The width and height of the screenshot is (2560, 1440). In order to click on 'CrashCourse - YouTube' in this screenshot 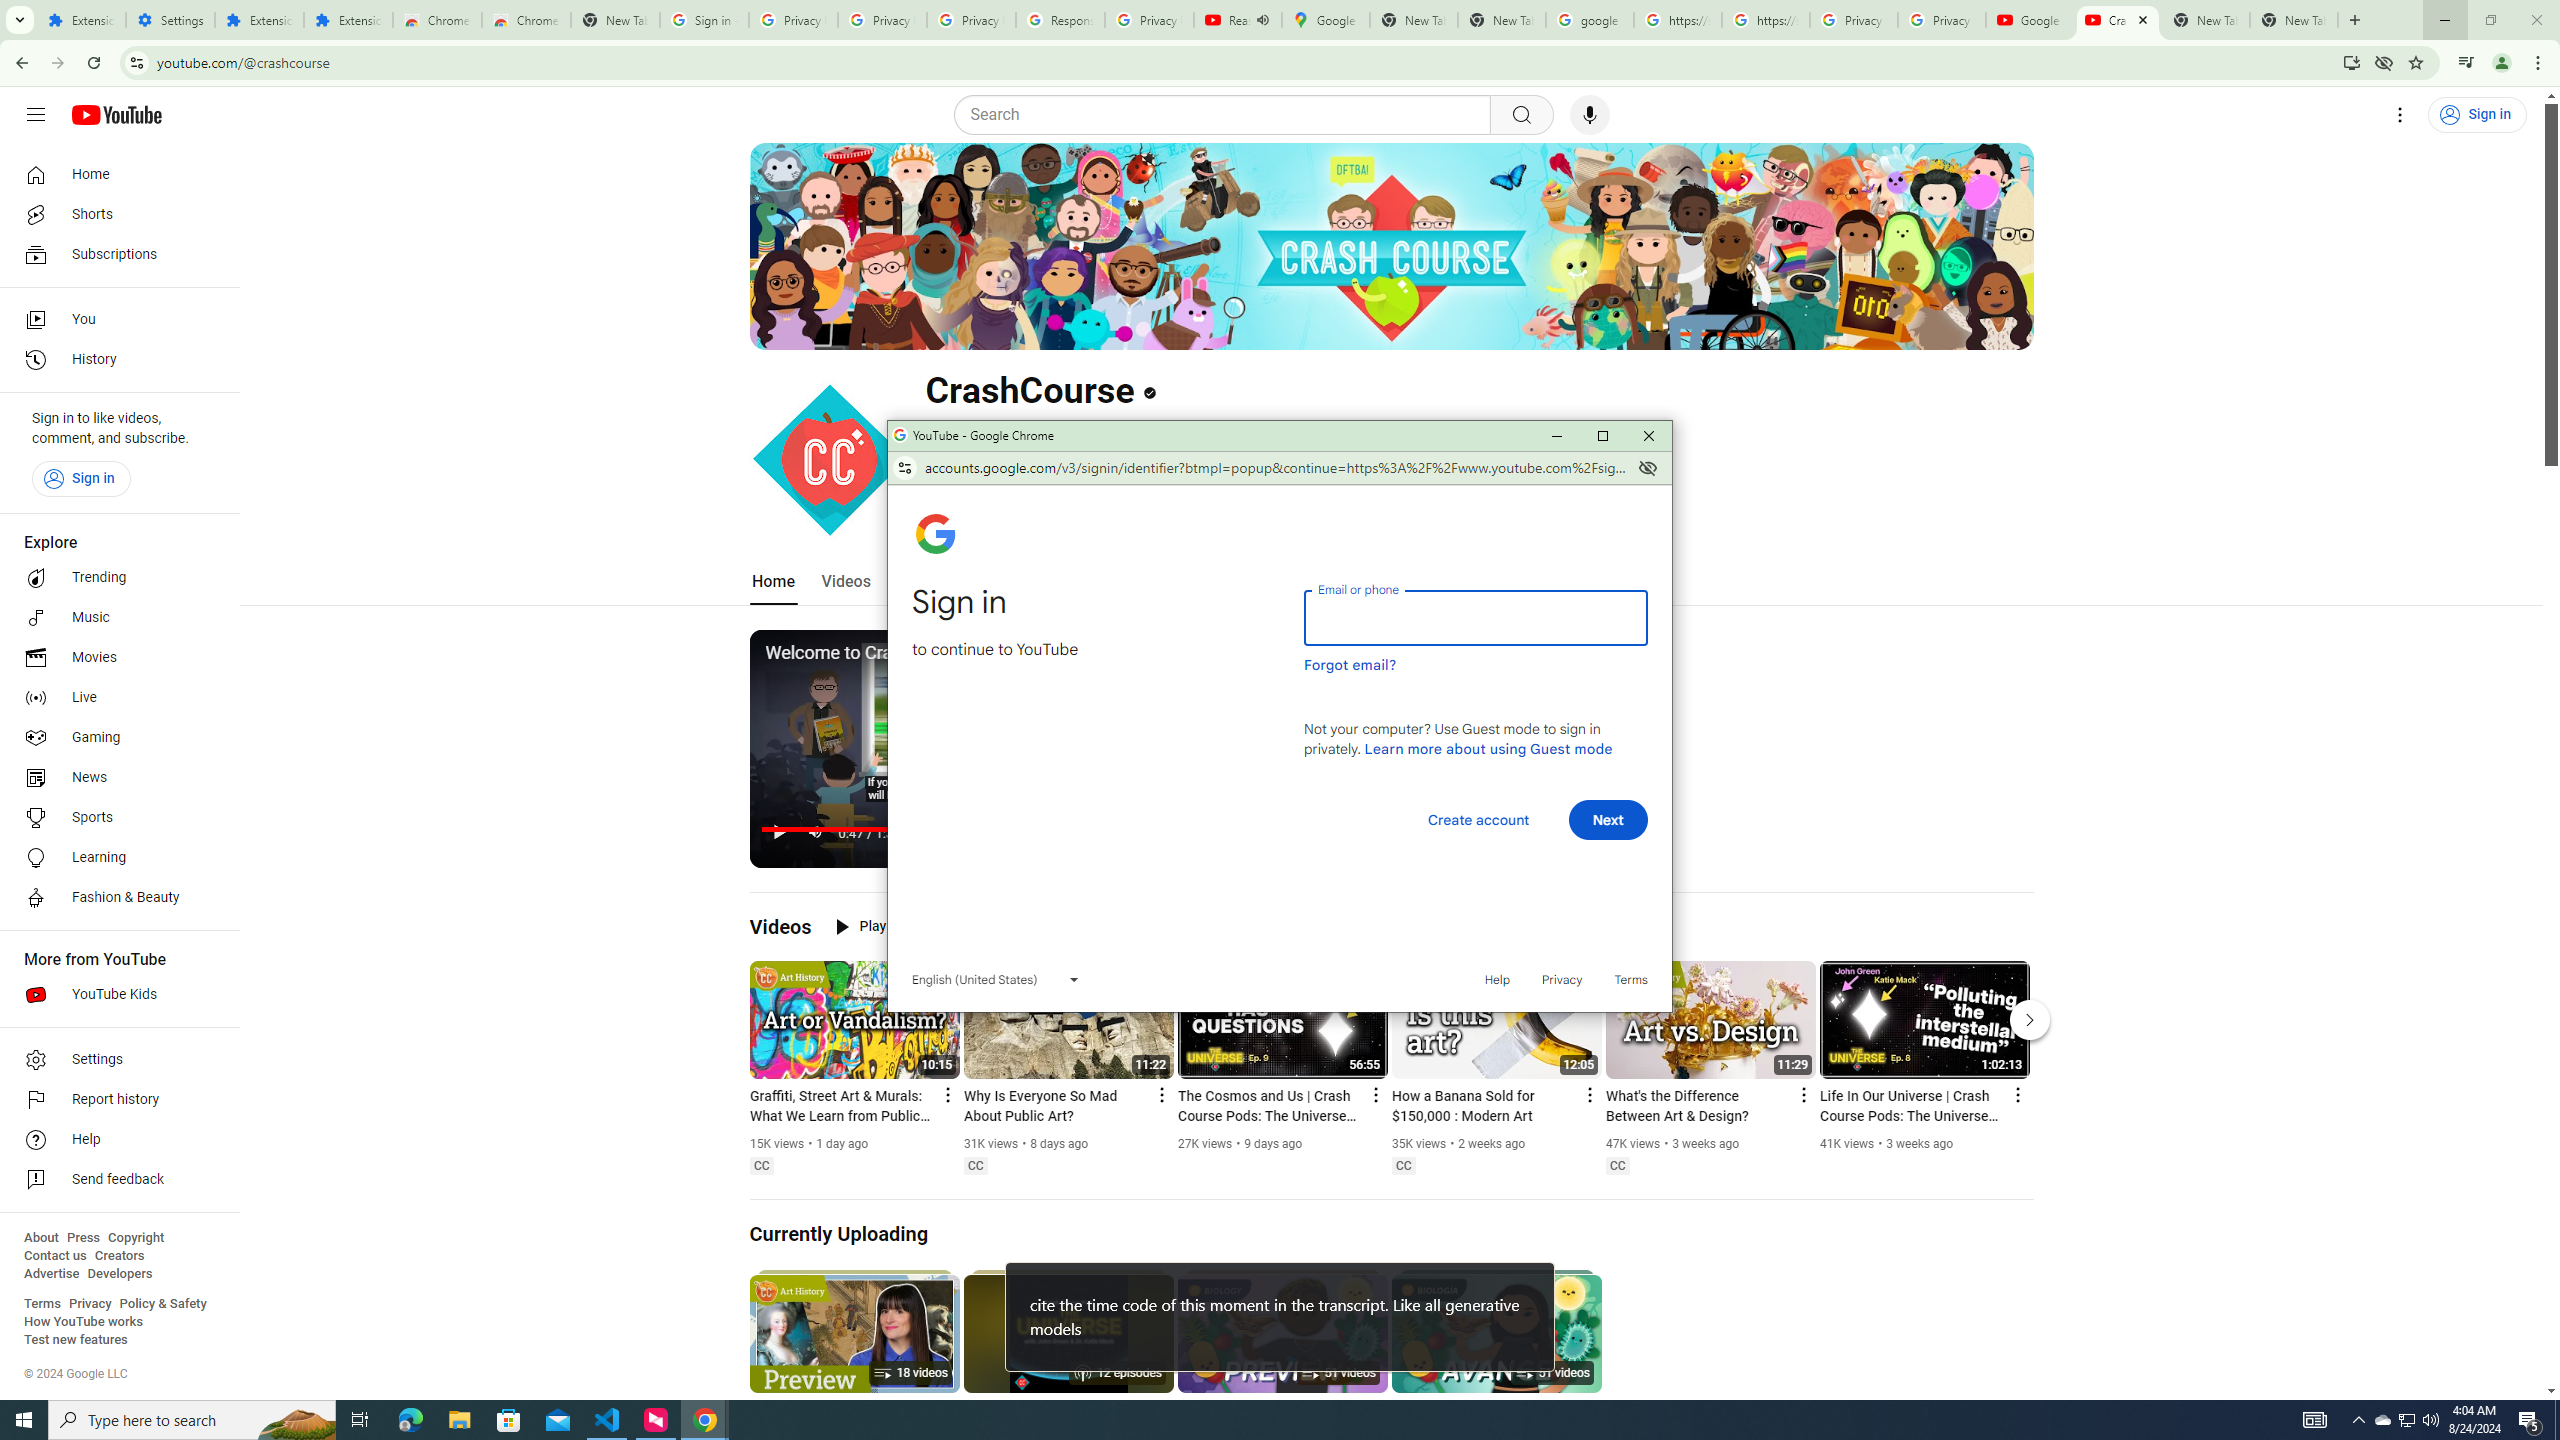, I will do `click(2117, 19)`.